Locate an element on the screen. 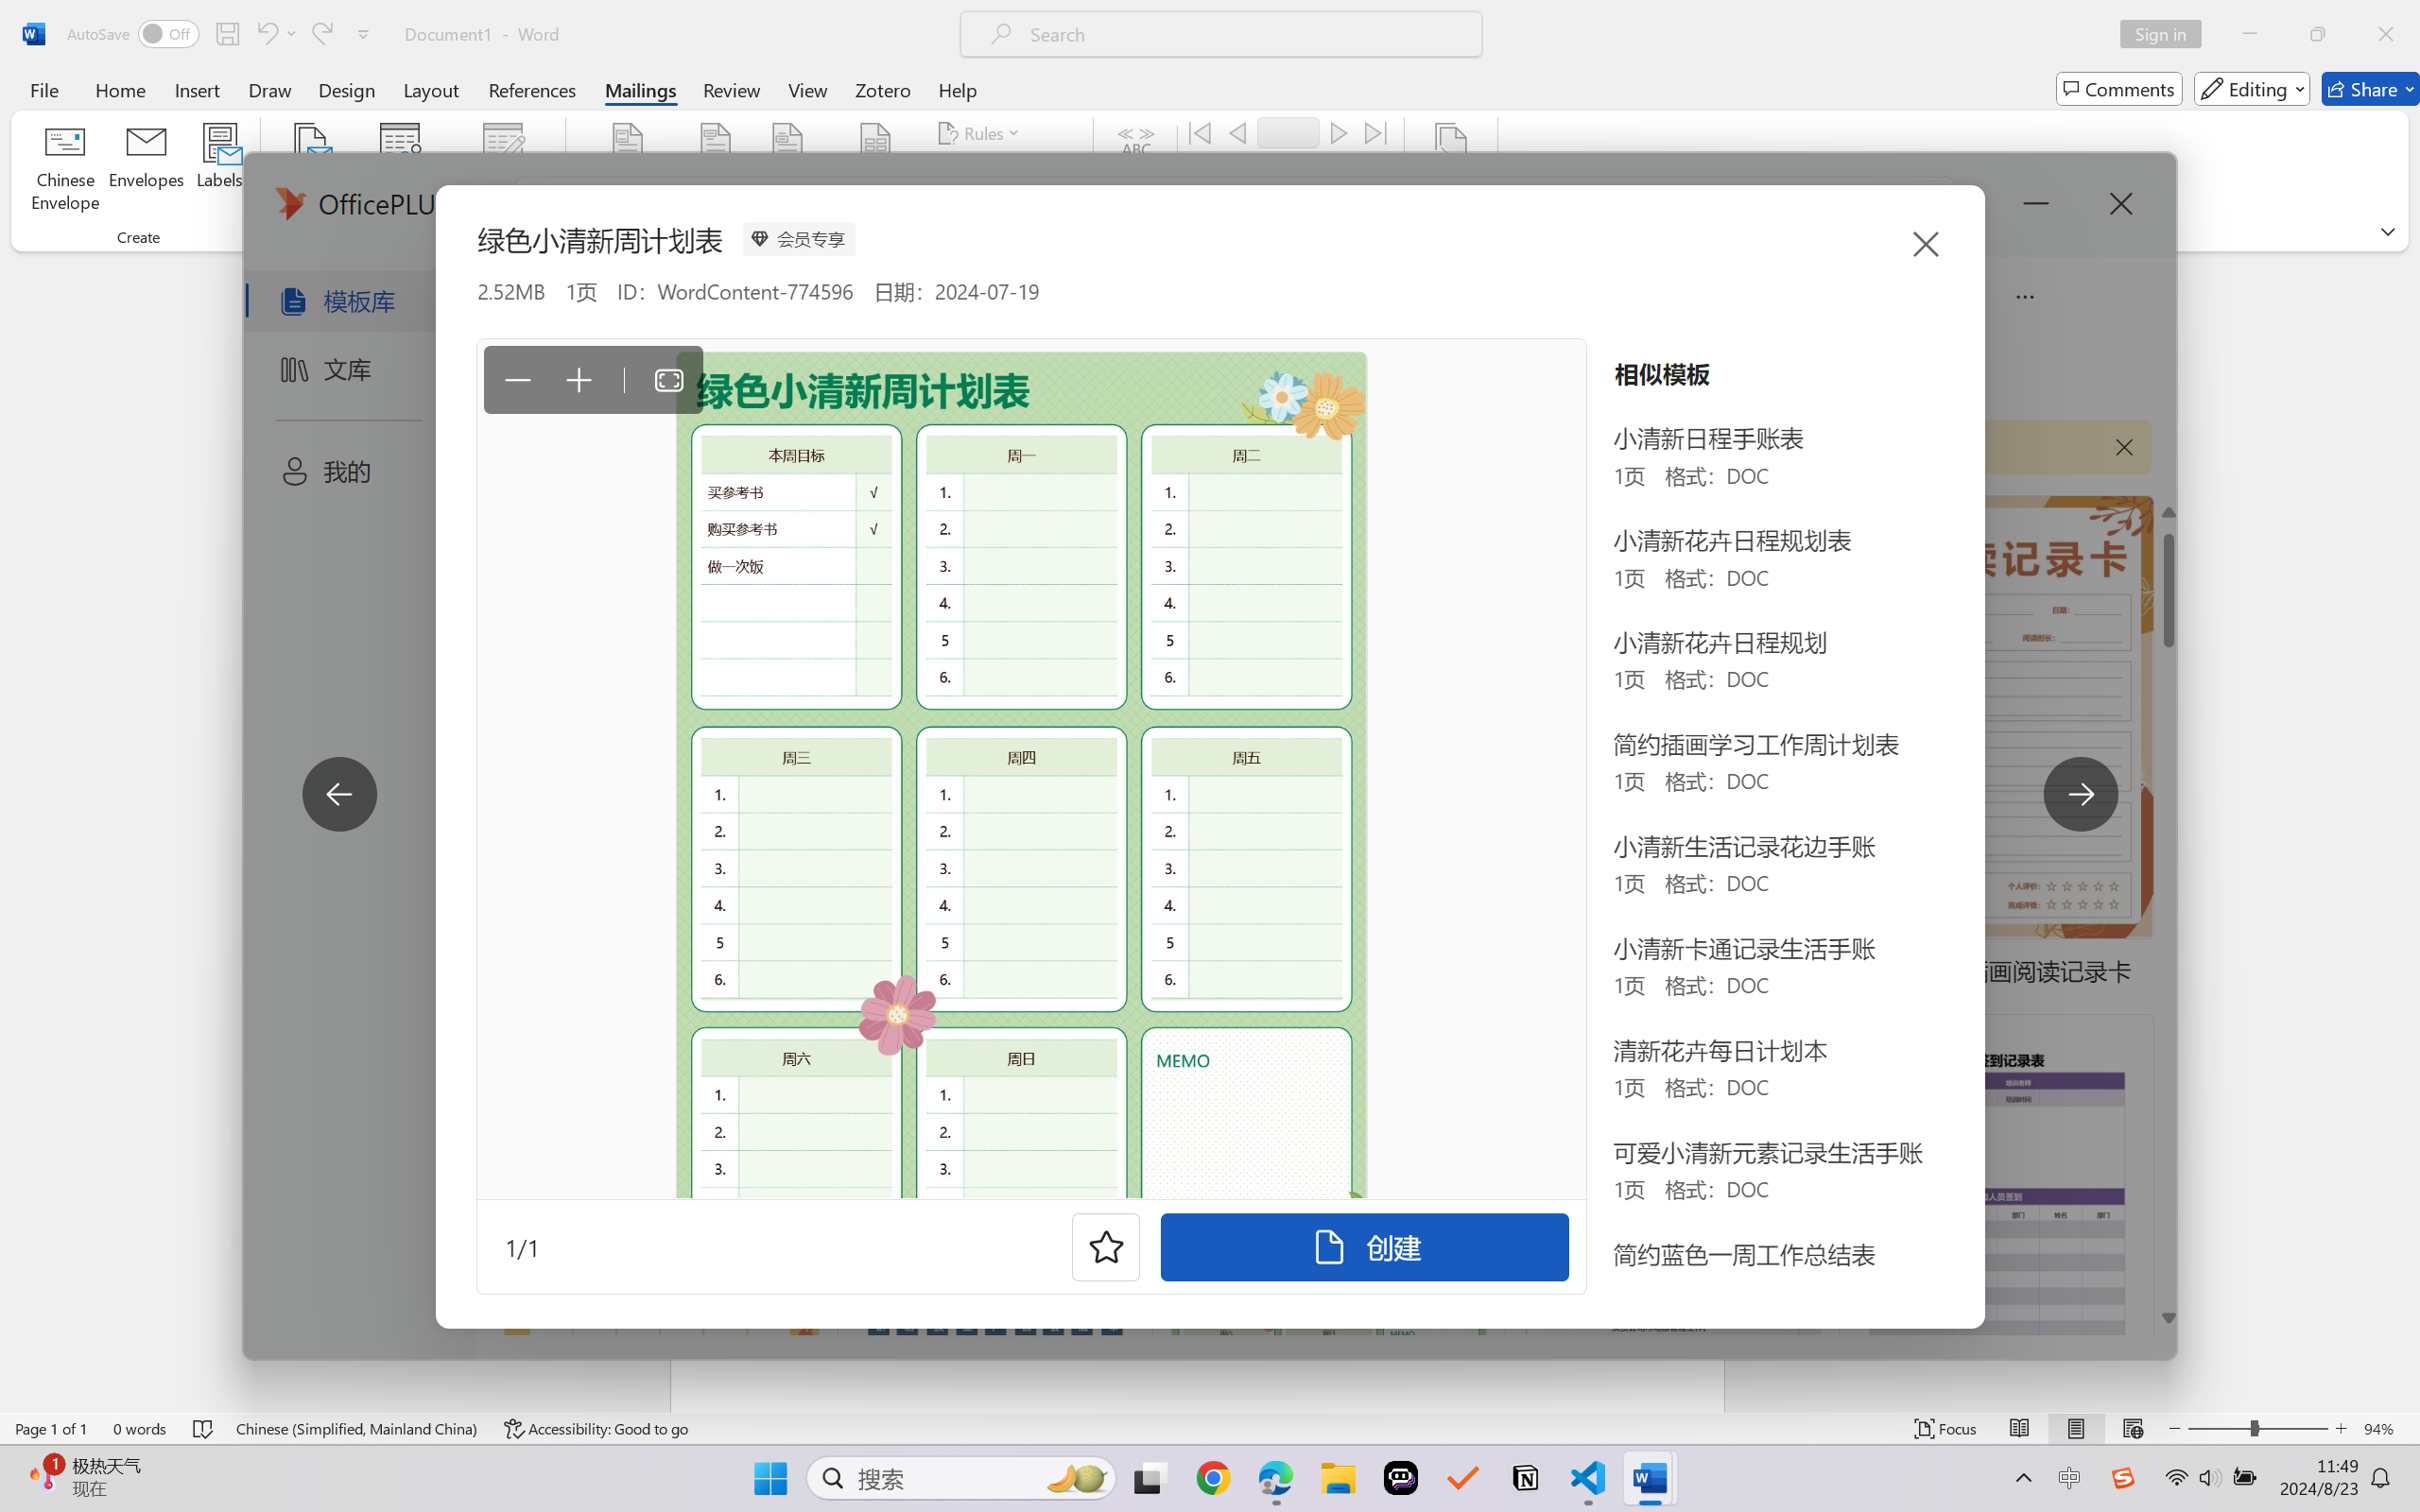 The height and width of the screenshot is (1512, 2420). 'Sign in' is located at coordinates (2168, 33).